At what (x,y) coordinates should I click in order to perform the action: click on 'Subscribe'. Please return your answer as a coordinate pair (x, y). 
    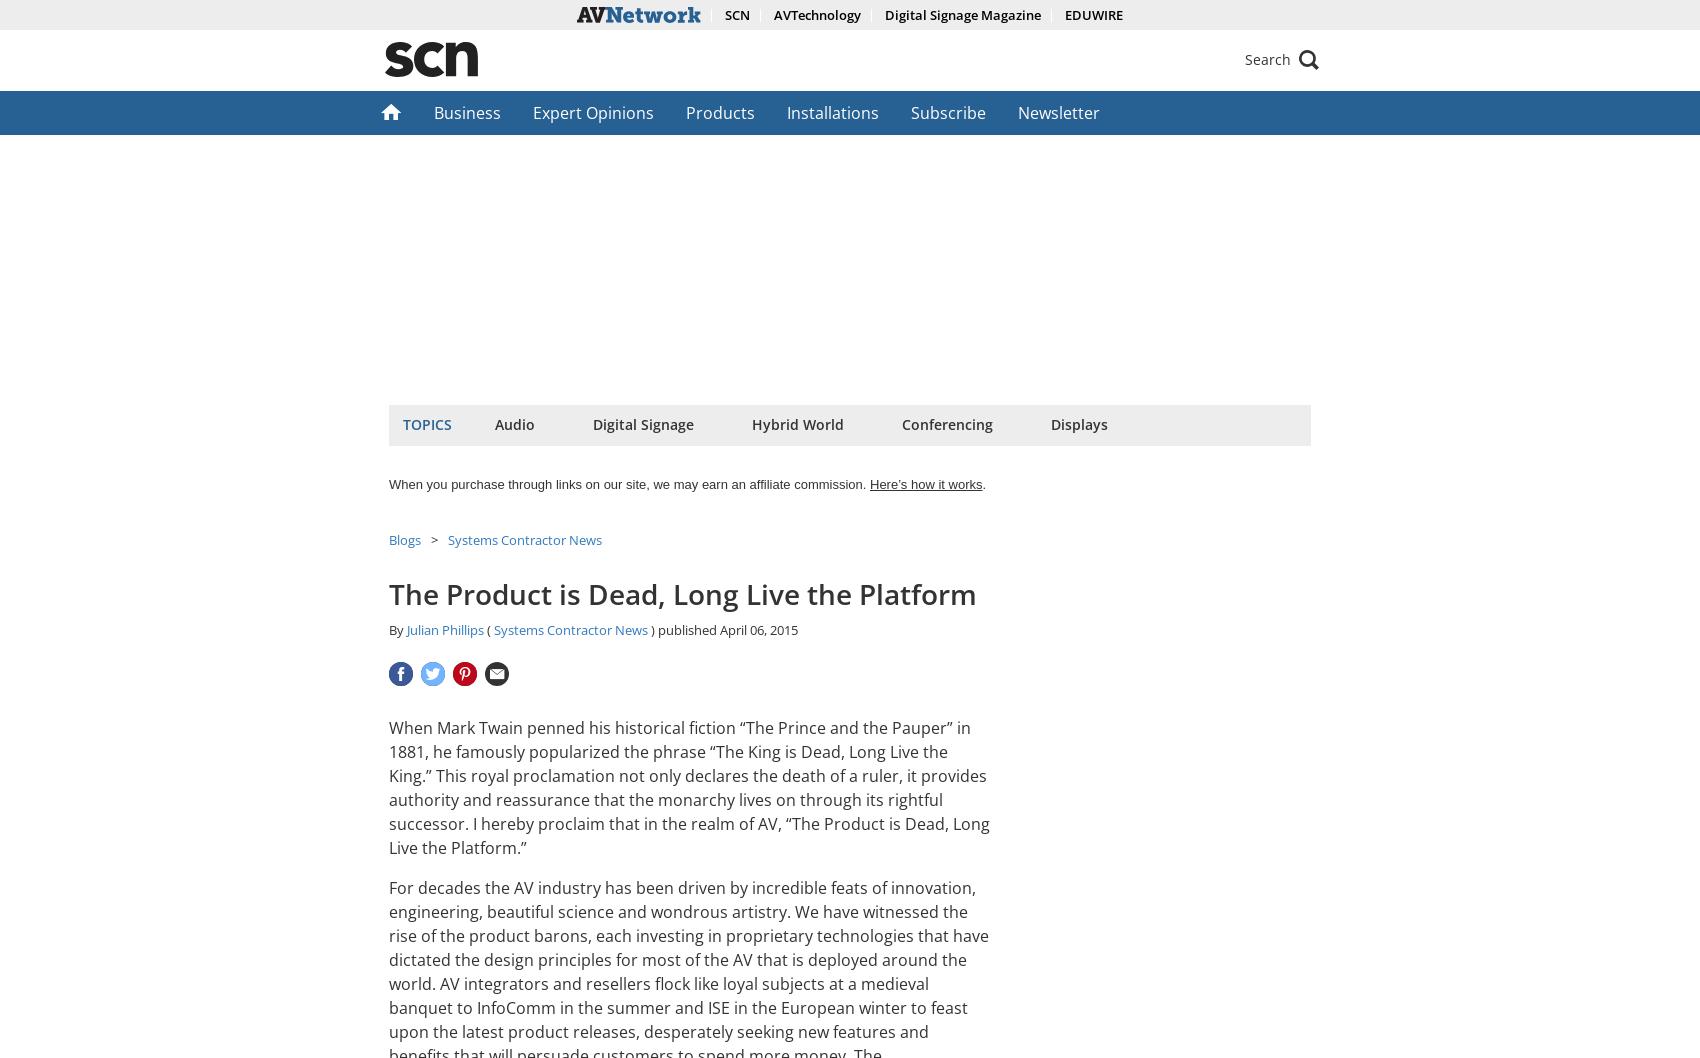
    Looking at the image, I should click on (948, 111).